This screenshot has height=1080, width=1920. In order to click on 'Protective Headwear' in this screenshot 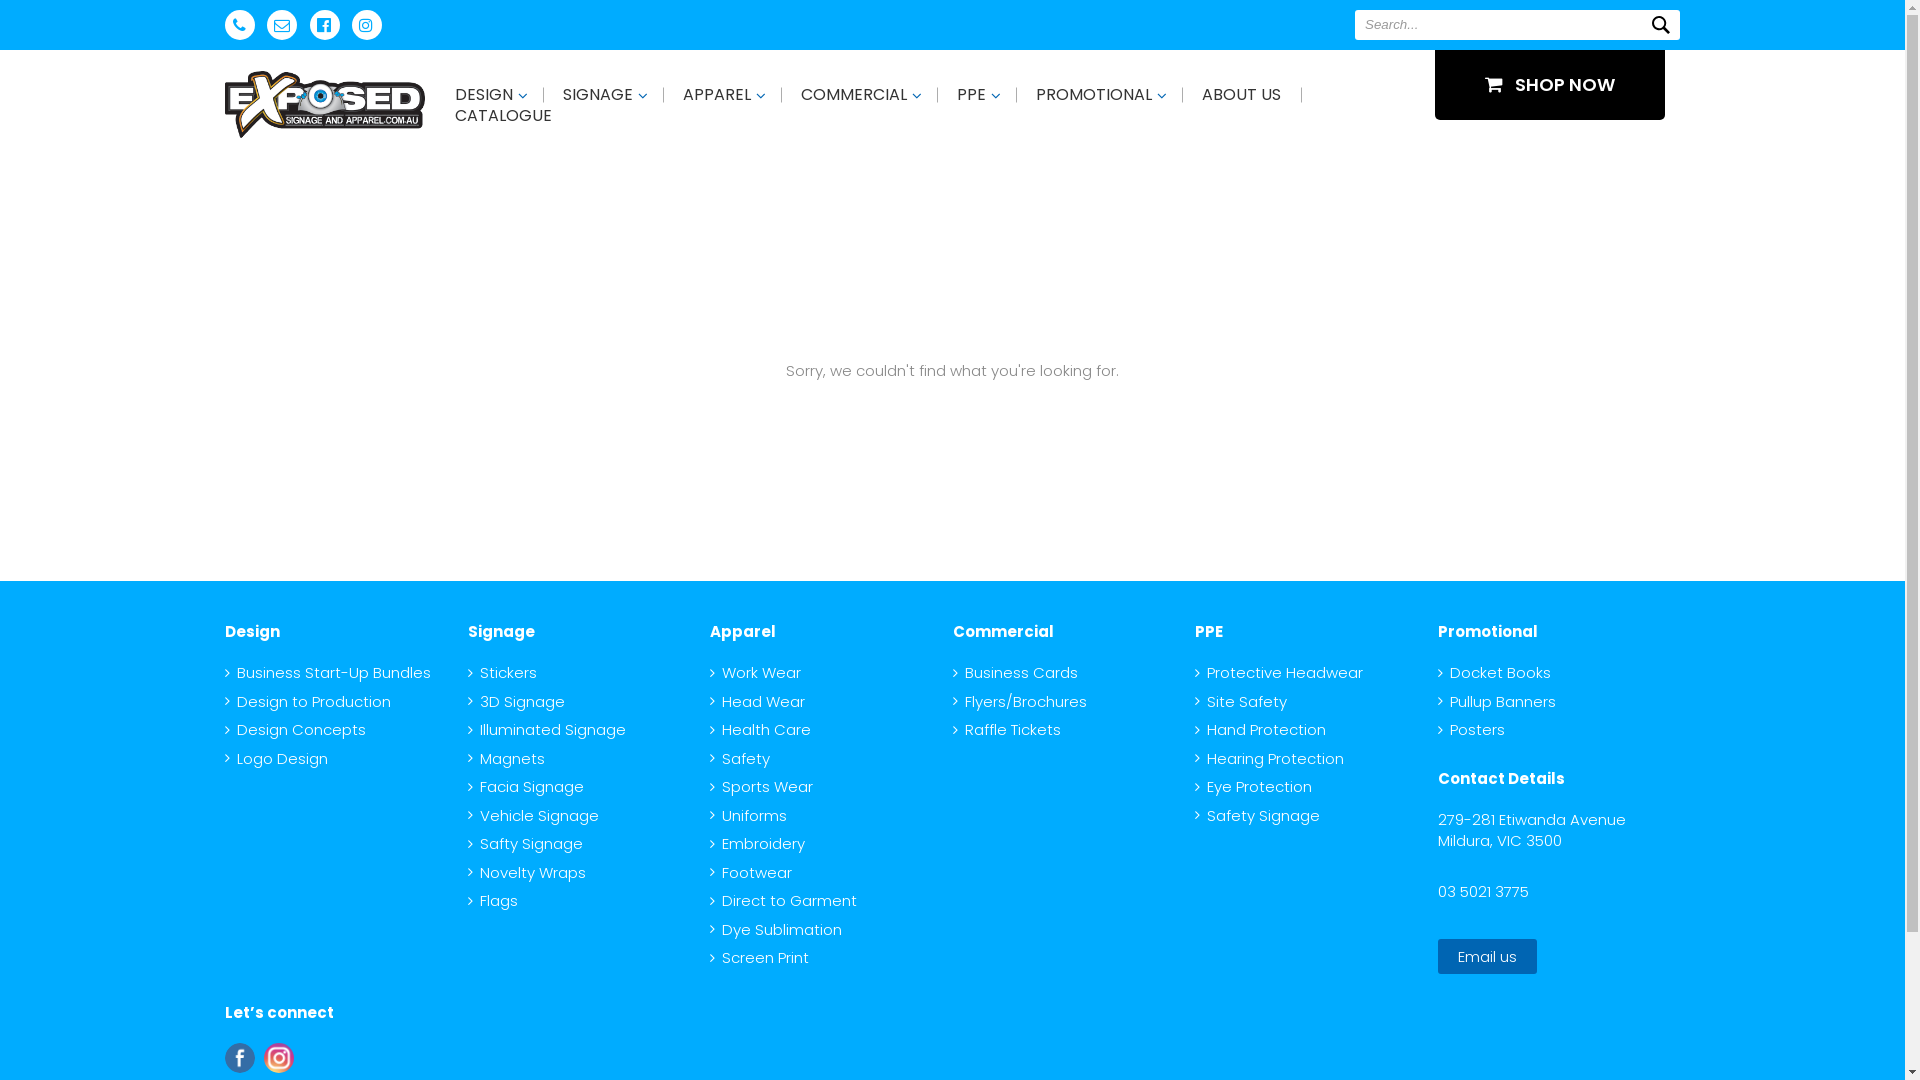, I will do `click(1277, 672)`.